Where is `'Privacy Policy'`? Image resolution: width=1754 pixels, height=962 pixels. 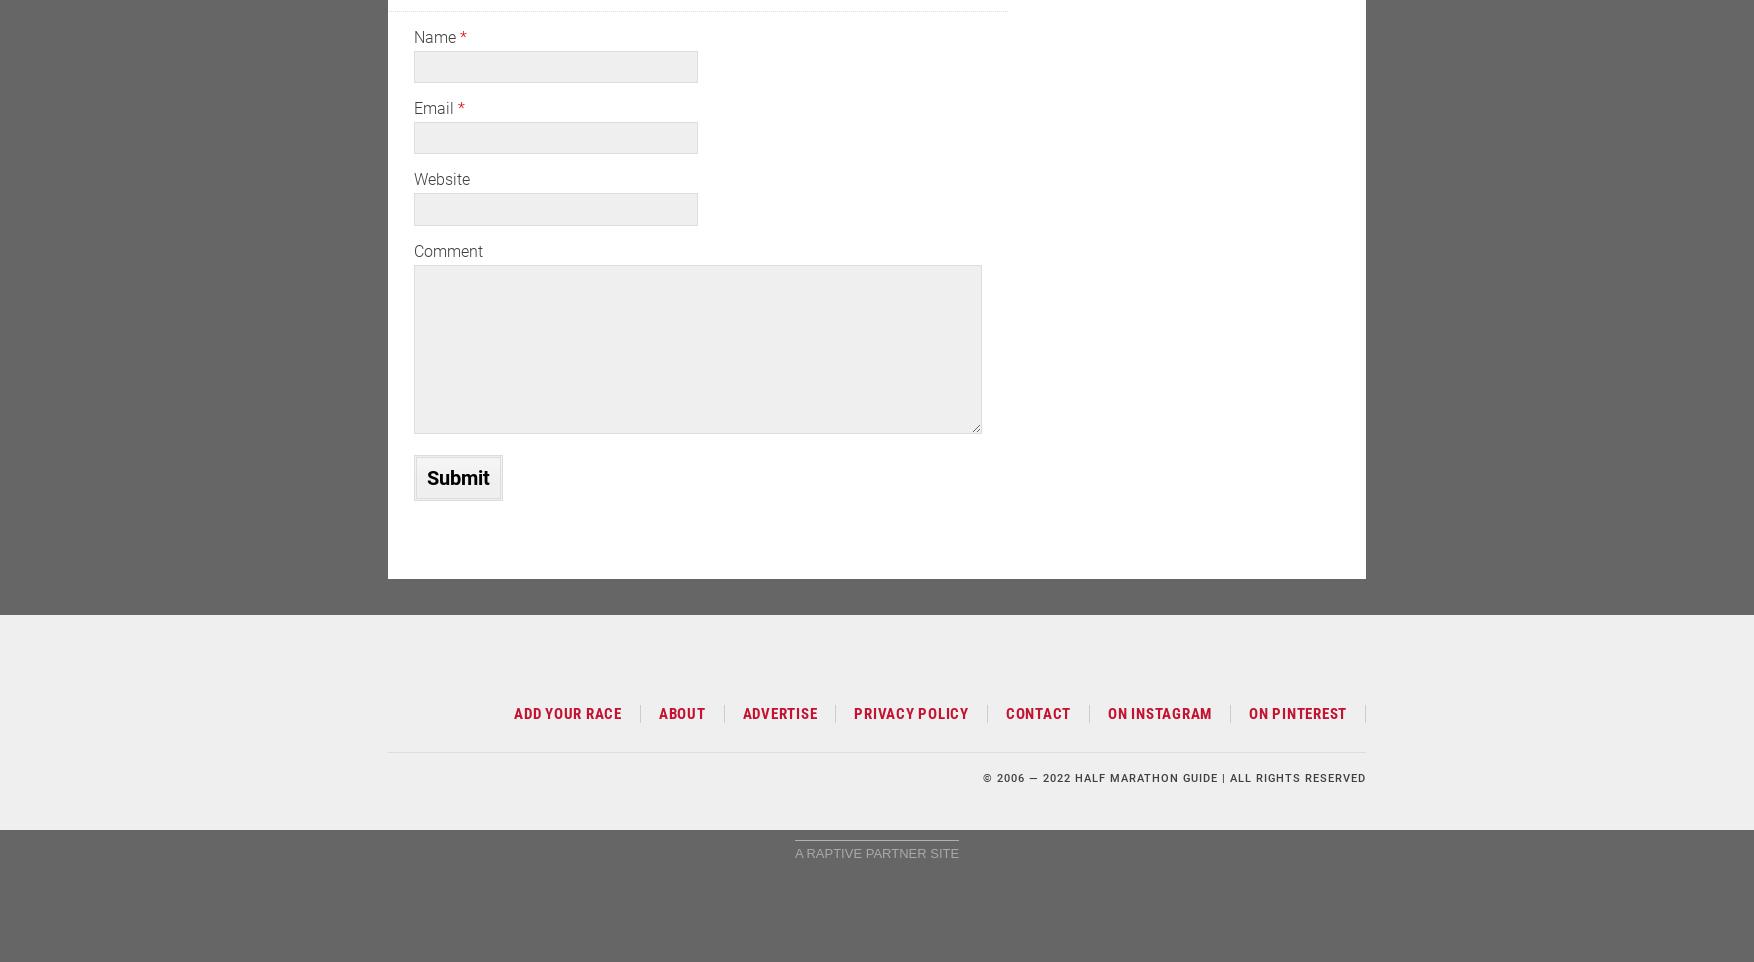
'Privacy Policy' is located at coordinates (911, 712).